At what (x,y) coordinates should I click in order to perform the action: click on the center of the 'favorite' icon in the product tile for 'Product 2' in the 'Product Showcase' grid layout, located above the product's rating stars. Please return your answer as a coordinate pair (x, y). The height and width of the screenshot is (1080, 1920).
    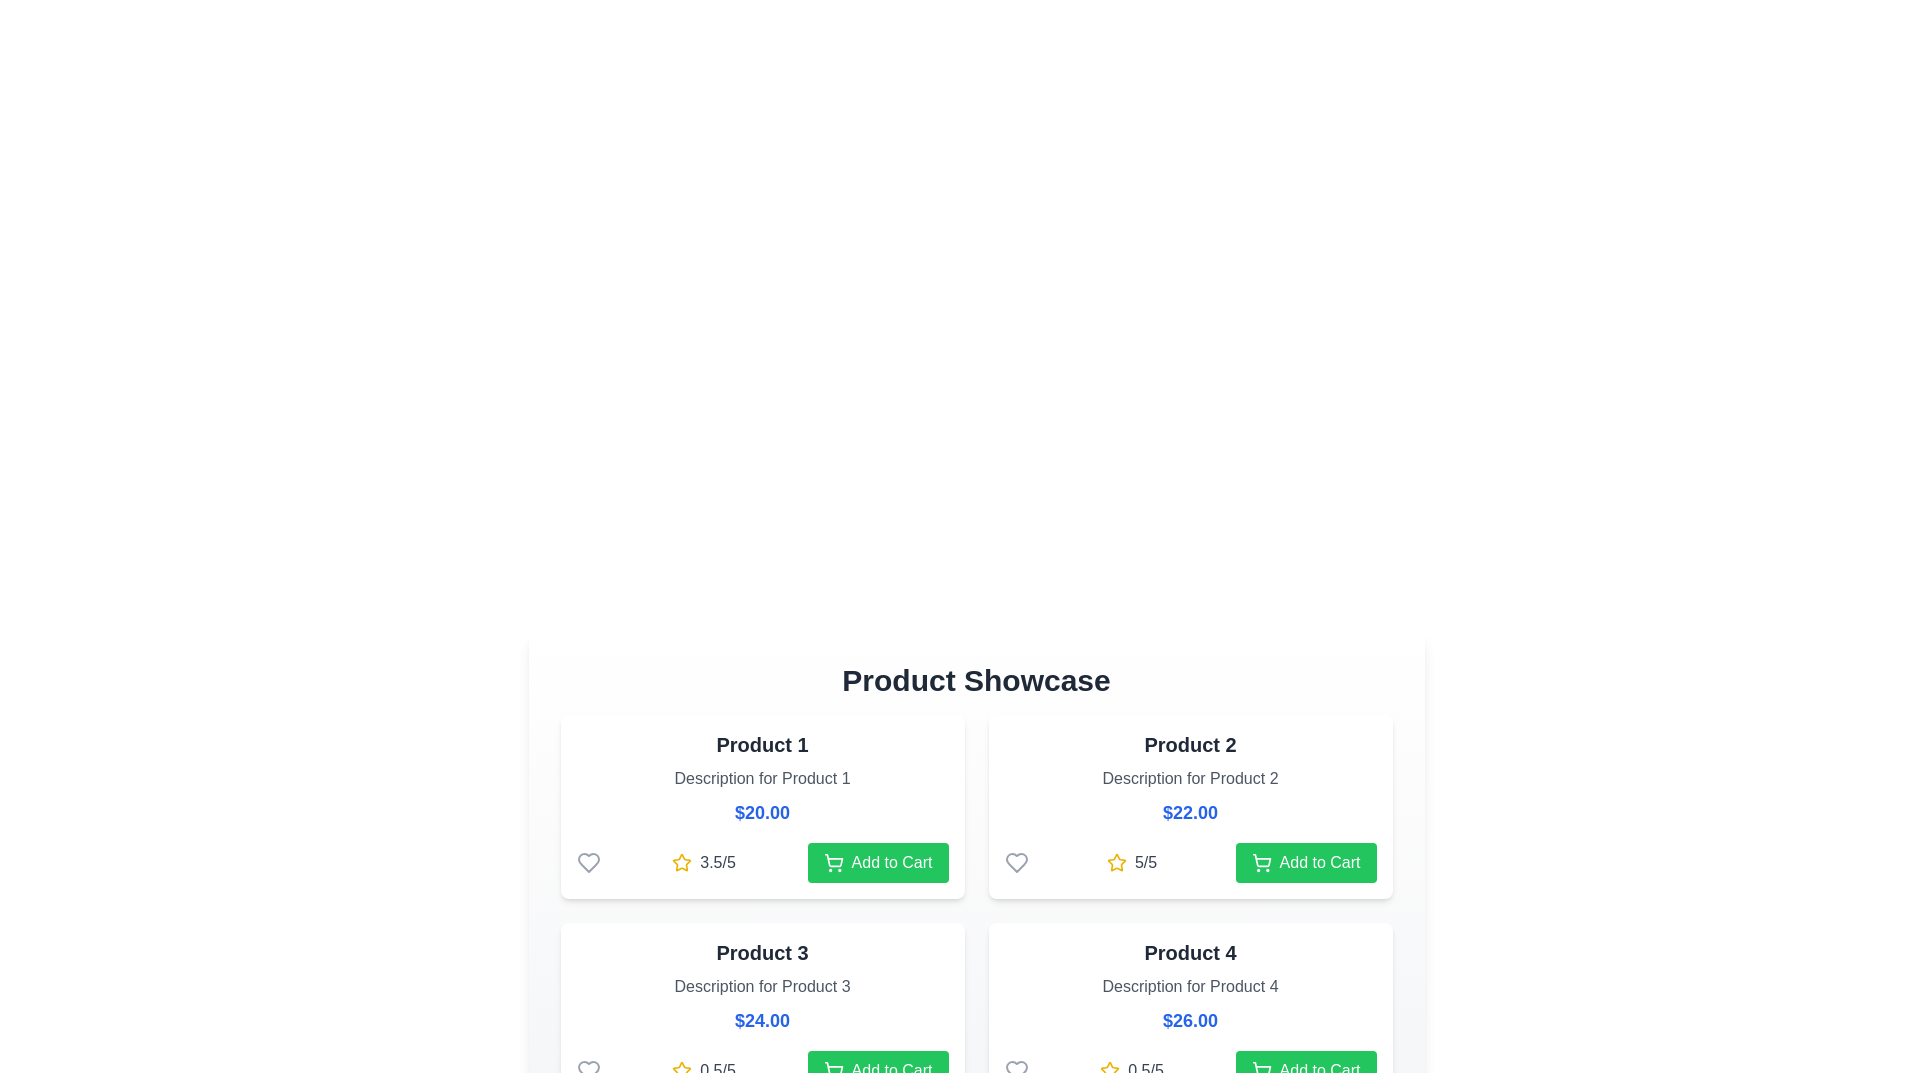
    Looking at the image, I should click on (1016, 862).